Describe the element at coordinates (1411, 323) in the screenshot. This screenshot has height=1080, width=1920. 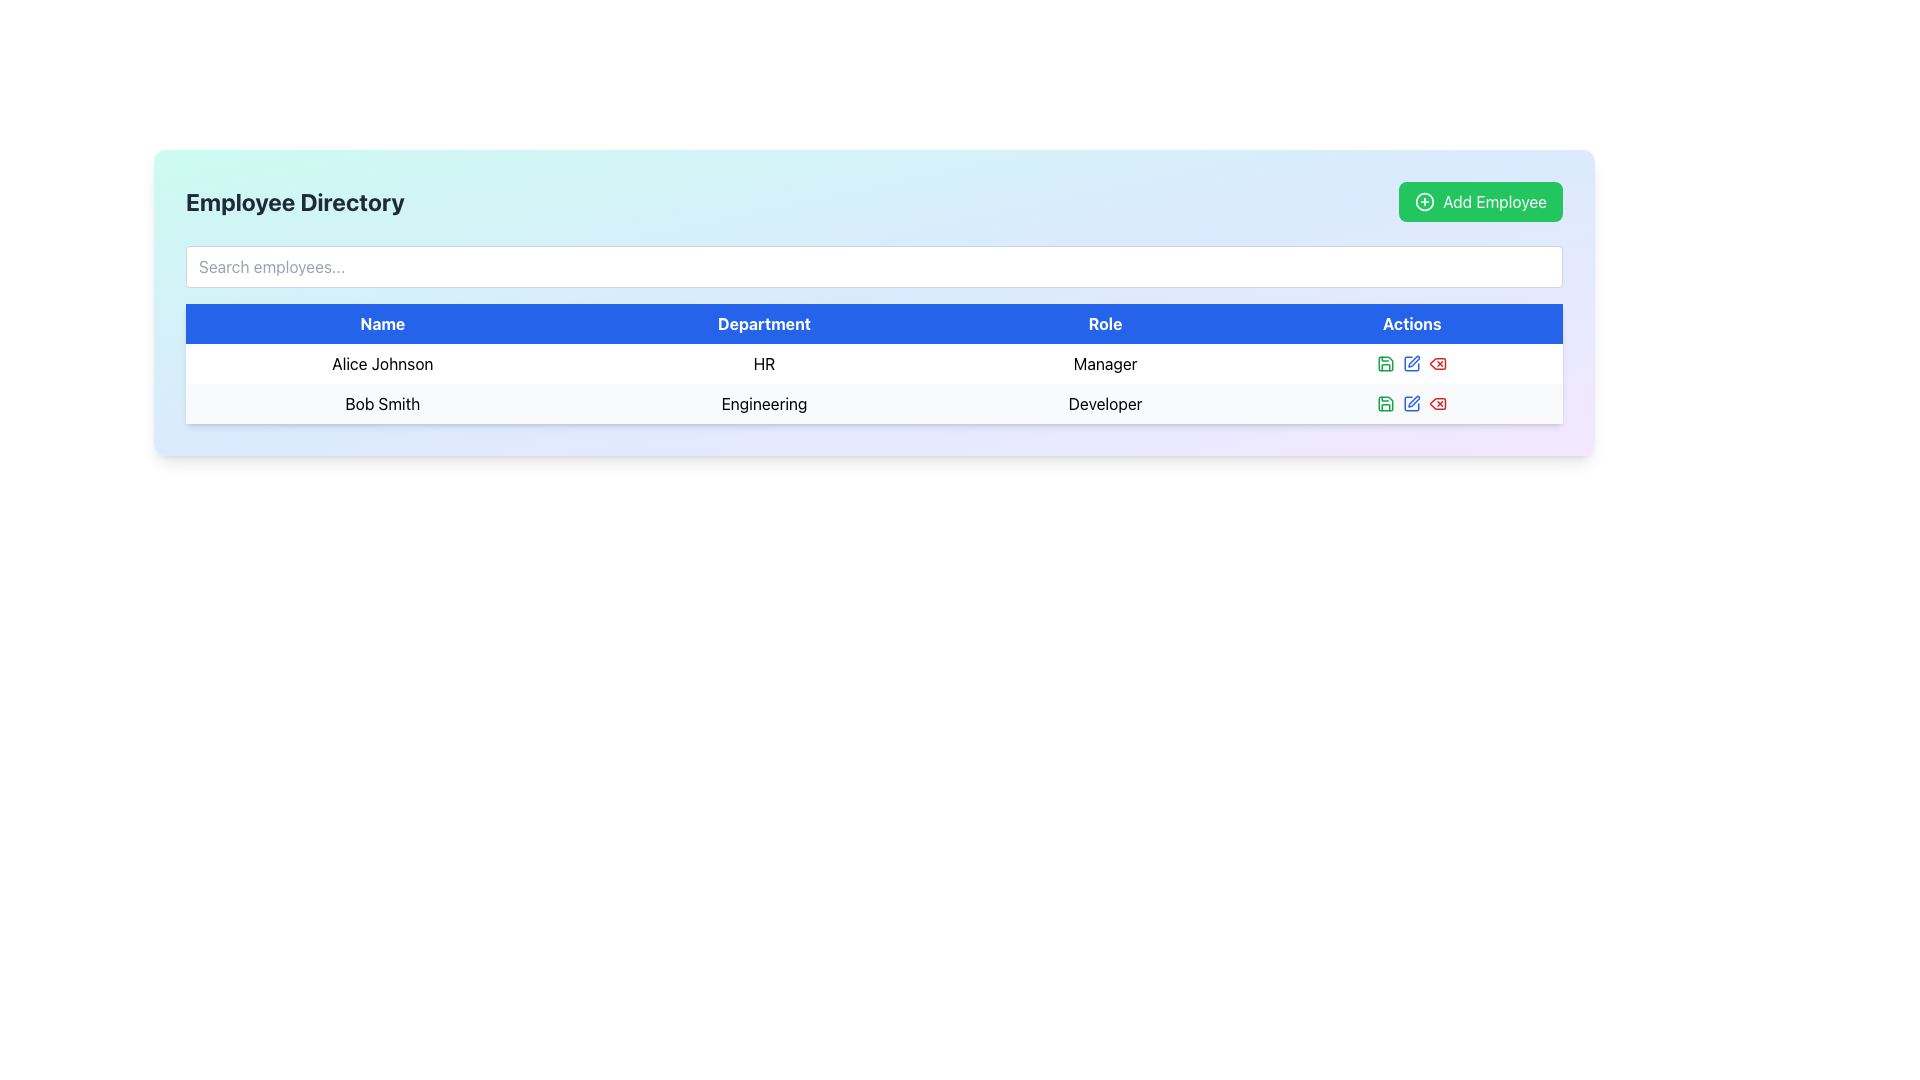
I see `the 'Actions' label element, which has a blue background and white text, located in the header row of the interface` at that location.